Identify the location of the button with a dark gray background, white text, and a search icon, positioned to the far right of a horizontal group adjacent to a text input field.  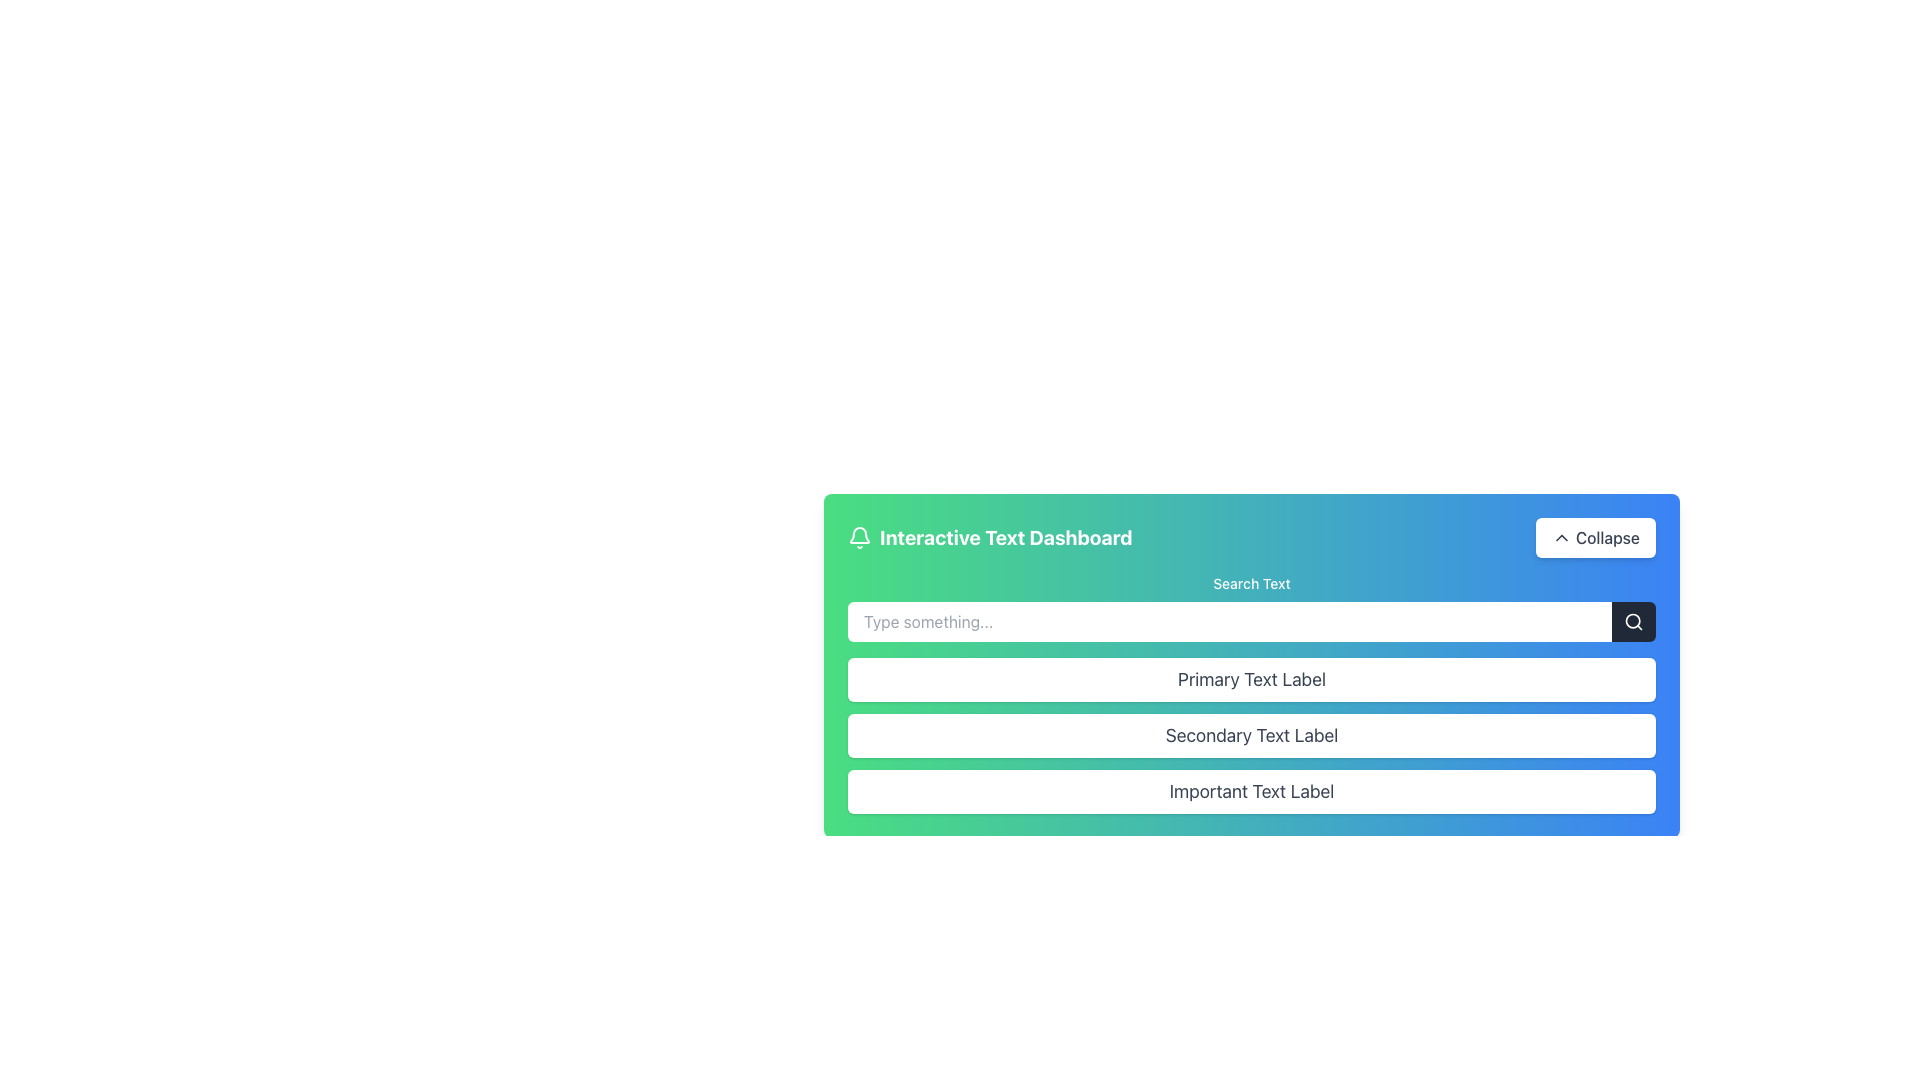
(1633, 620).